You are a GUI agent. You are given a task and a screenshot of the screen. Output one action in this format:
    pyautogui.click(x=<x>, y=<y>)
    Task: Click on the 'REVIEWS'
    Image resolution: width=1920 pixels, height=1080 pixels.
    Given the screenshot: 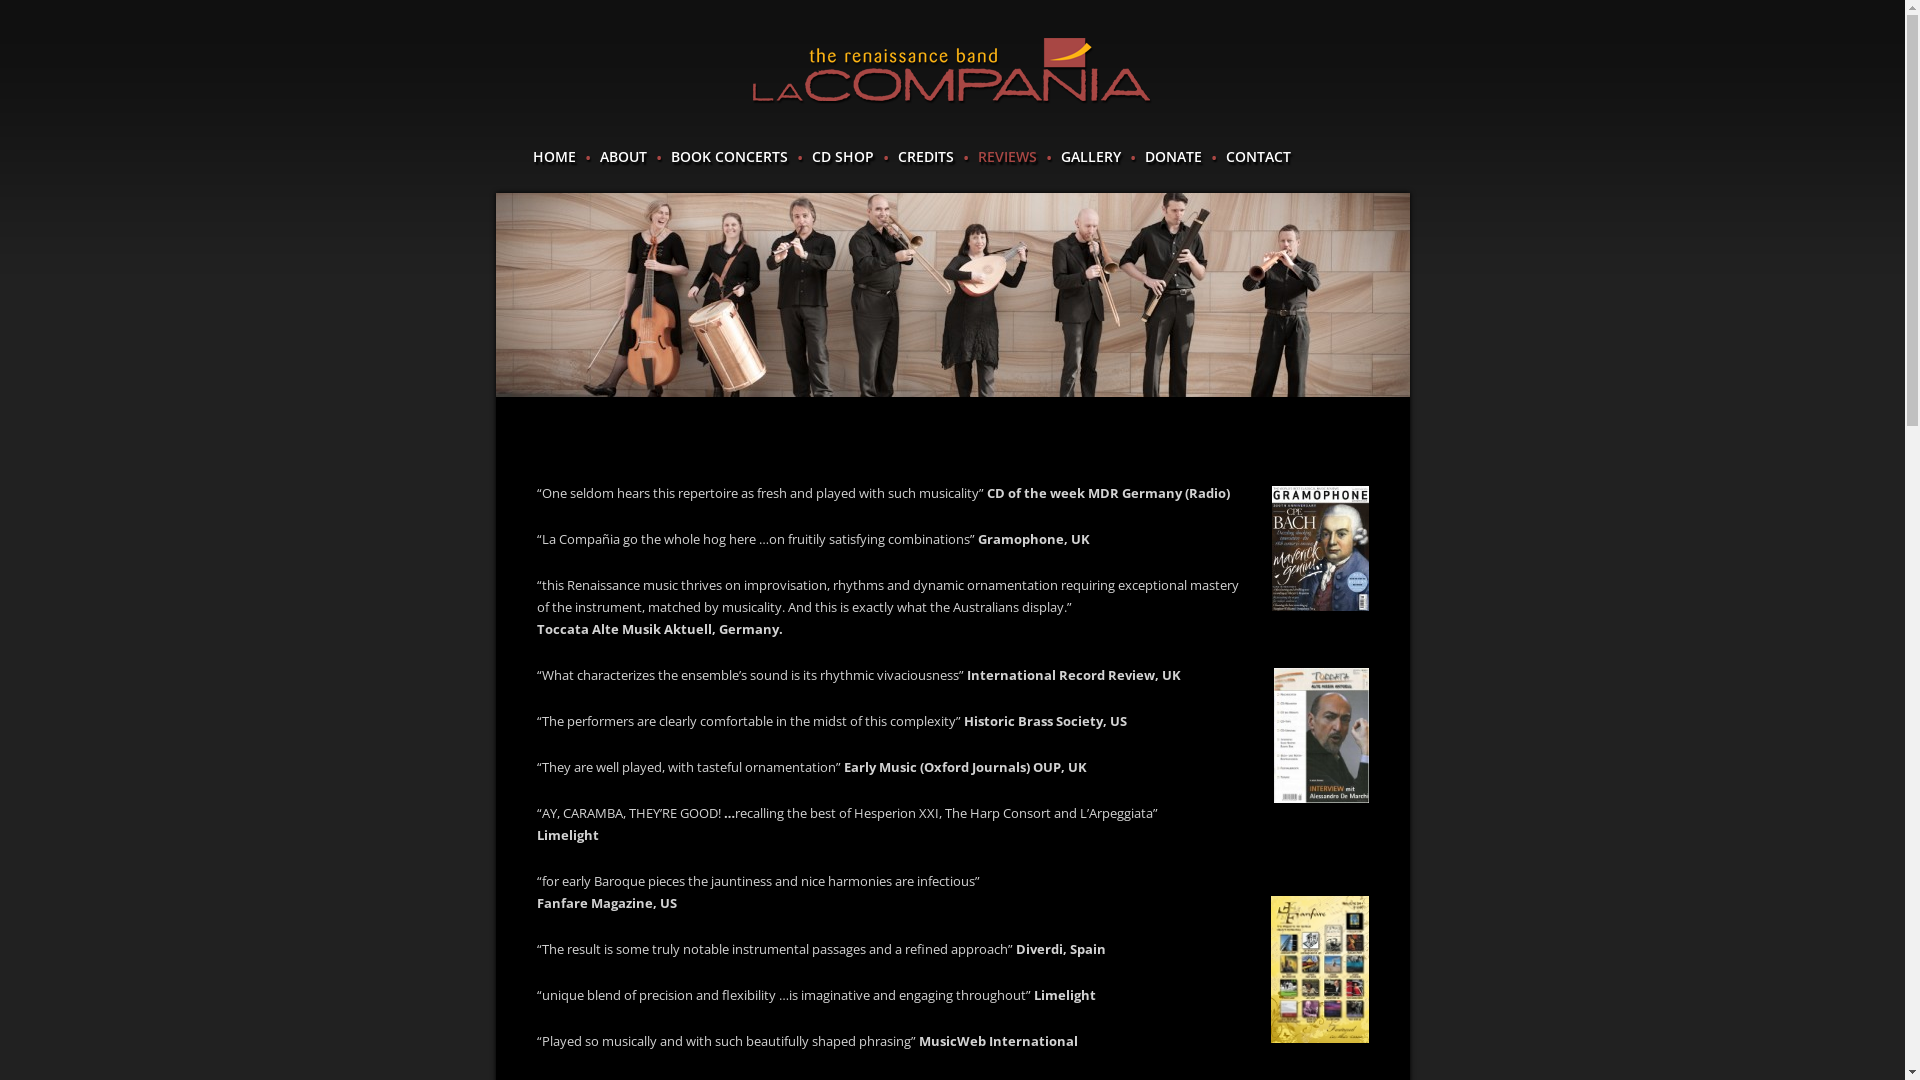 What is the action you would take?
    pyautogui.click(x=1007, y=156)
    